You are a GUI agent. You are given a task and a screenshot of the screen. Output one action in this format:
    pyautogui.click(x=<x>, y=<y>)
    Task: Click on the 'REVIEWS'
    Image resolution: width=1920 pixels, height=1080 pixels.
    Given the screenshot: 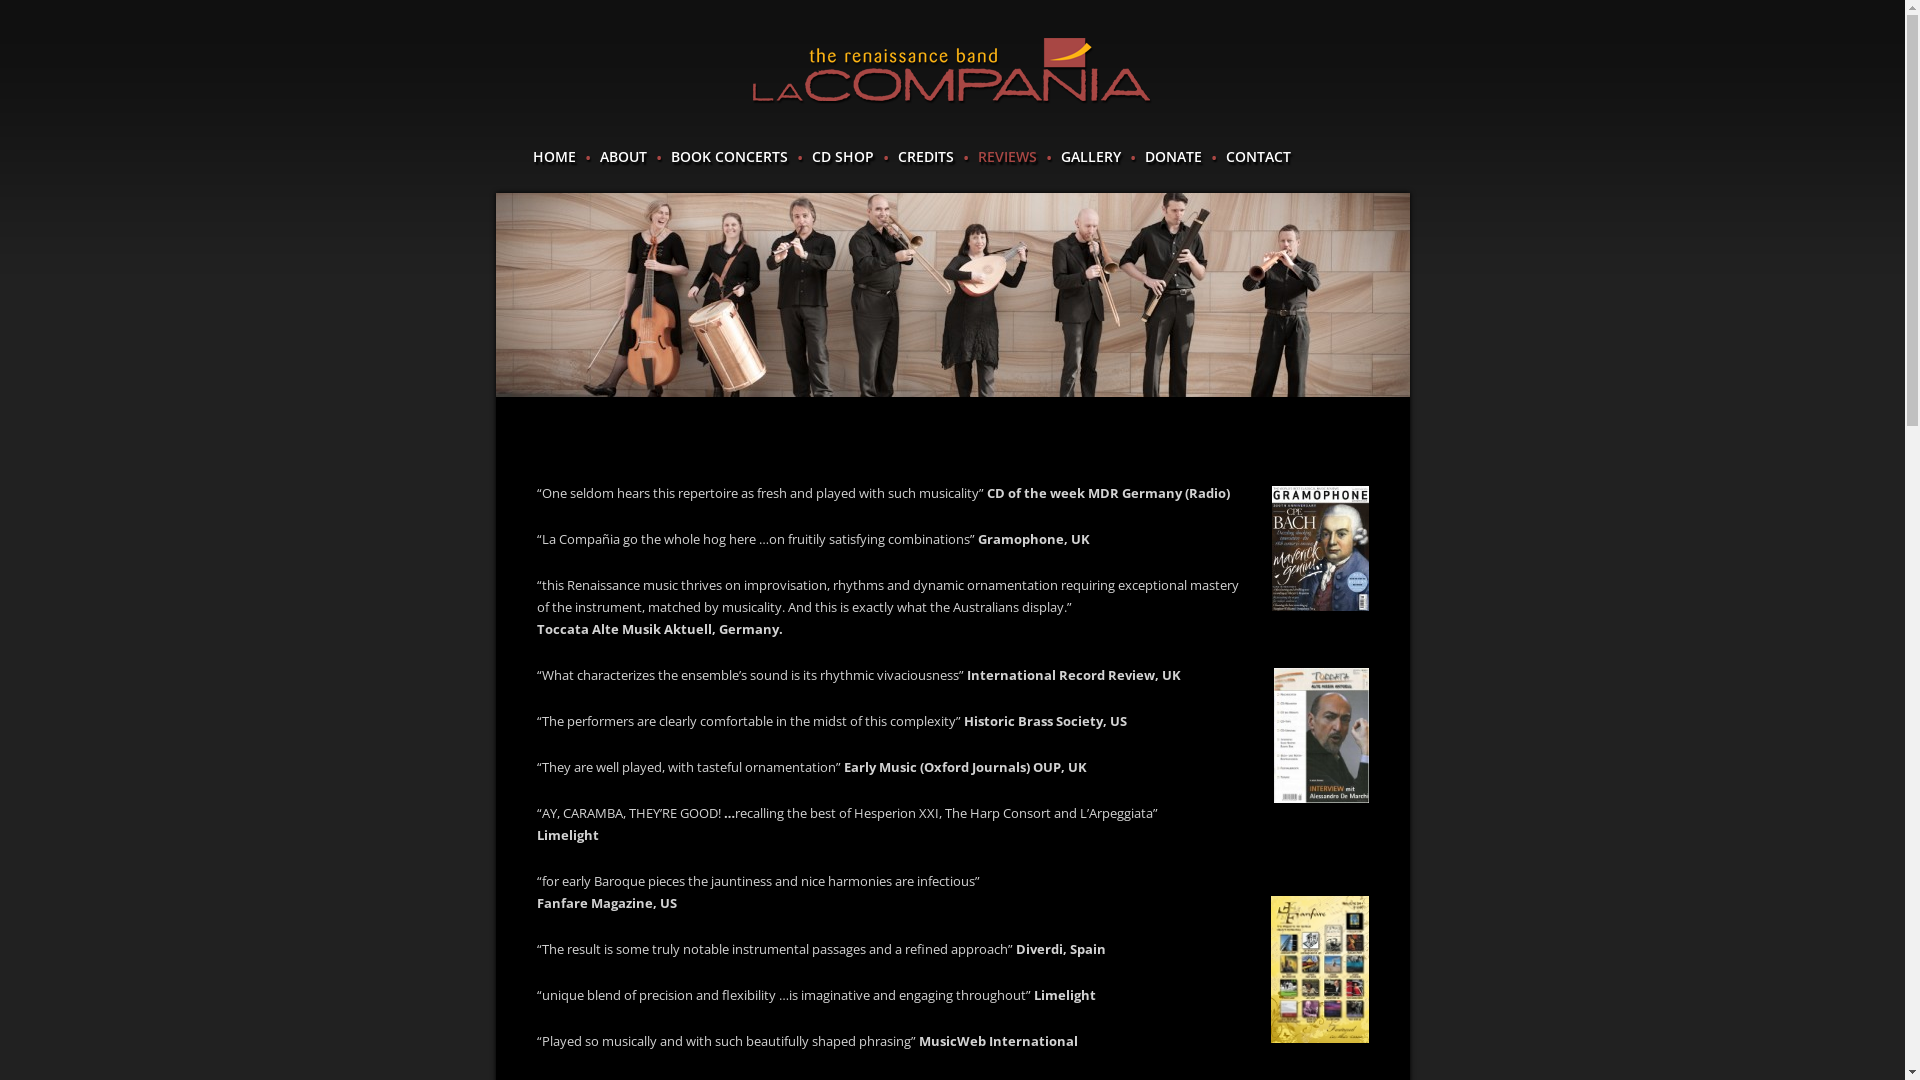 What is the action you would take?
    pyautogui.click(x=1007, y=156)
    